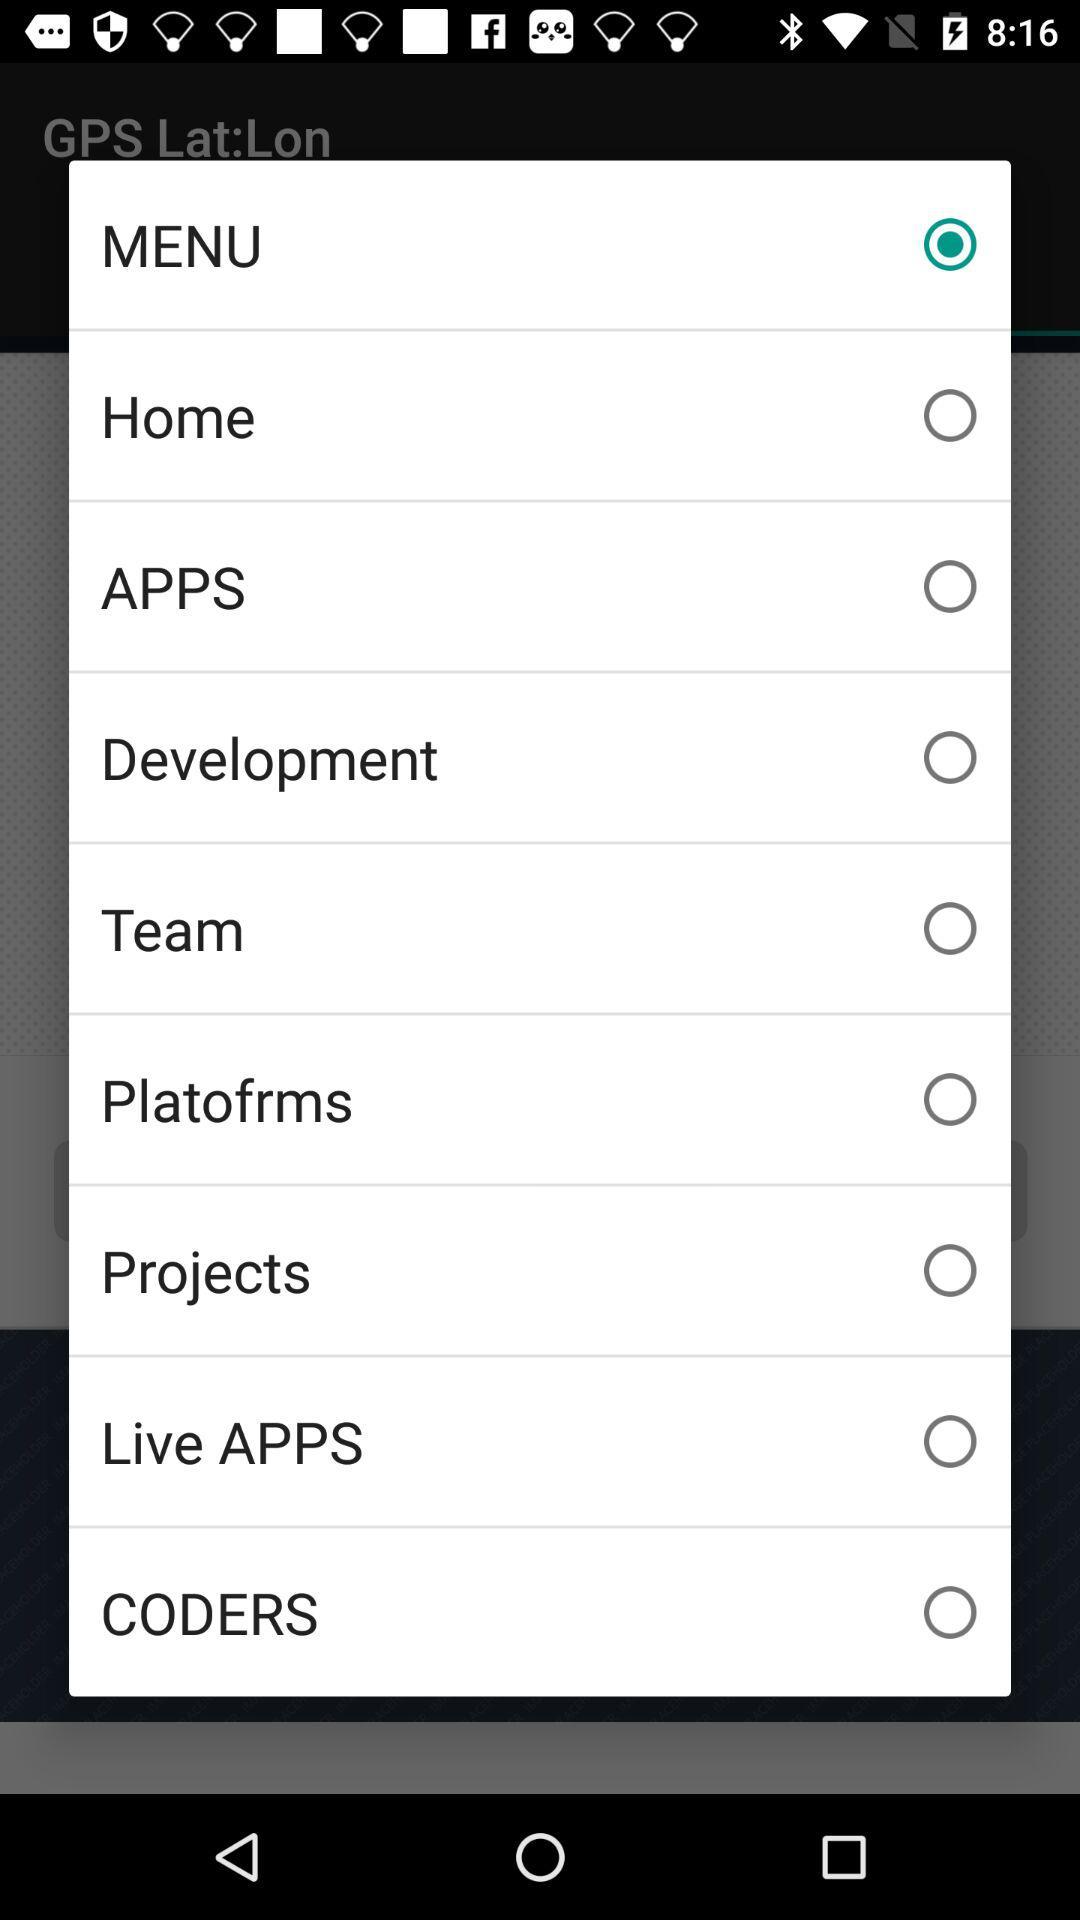 The height and width of the screenshot is (1920, 1080). Describe the element at coordinates (540, 927) in the screenshot. I see `team item` at that location.